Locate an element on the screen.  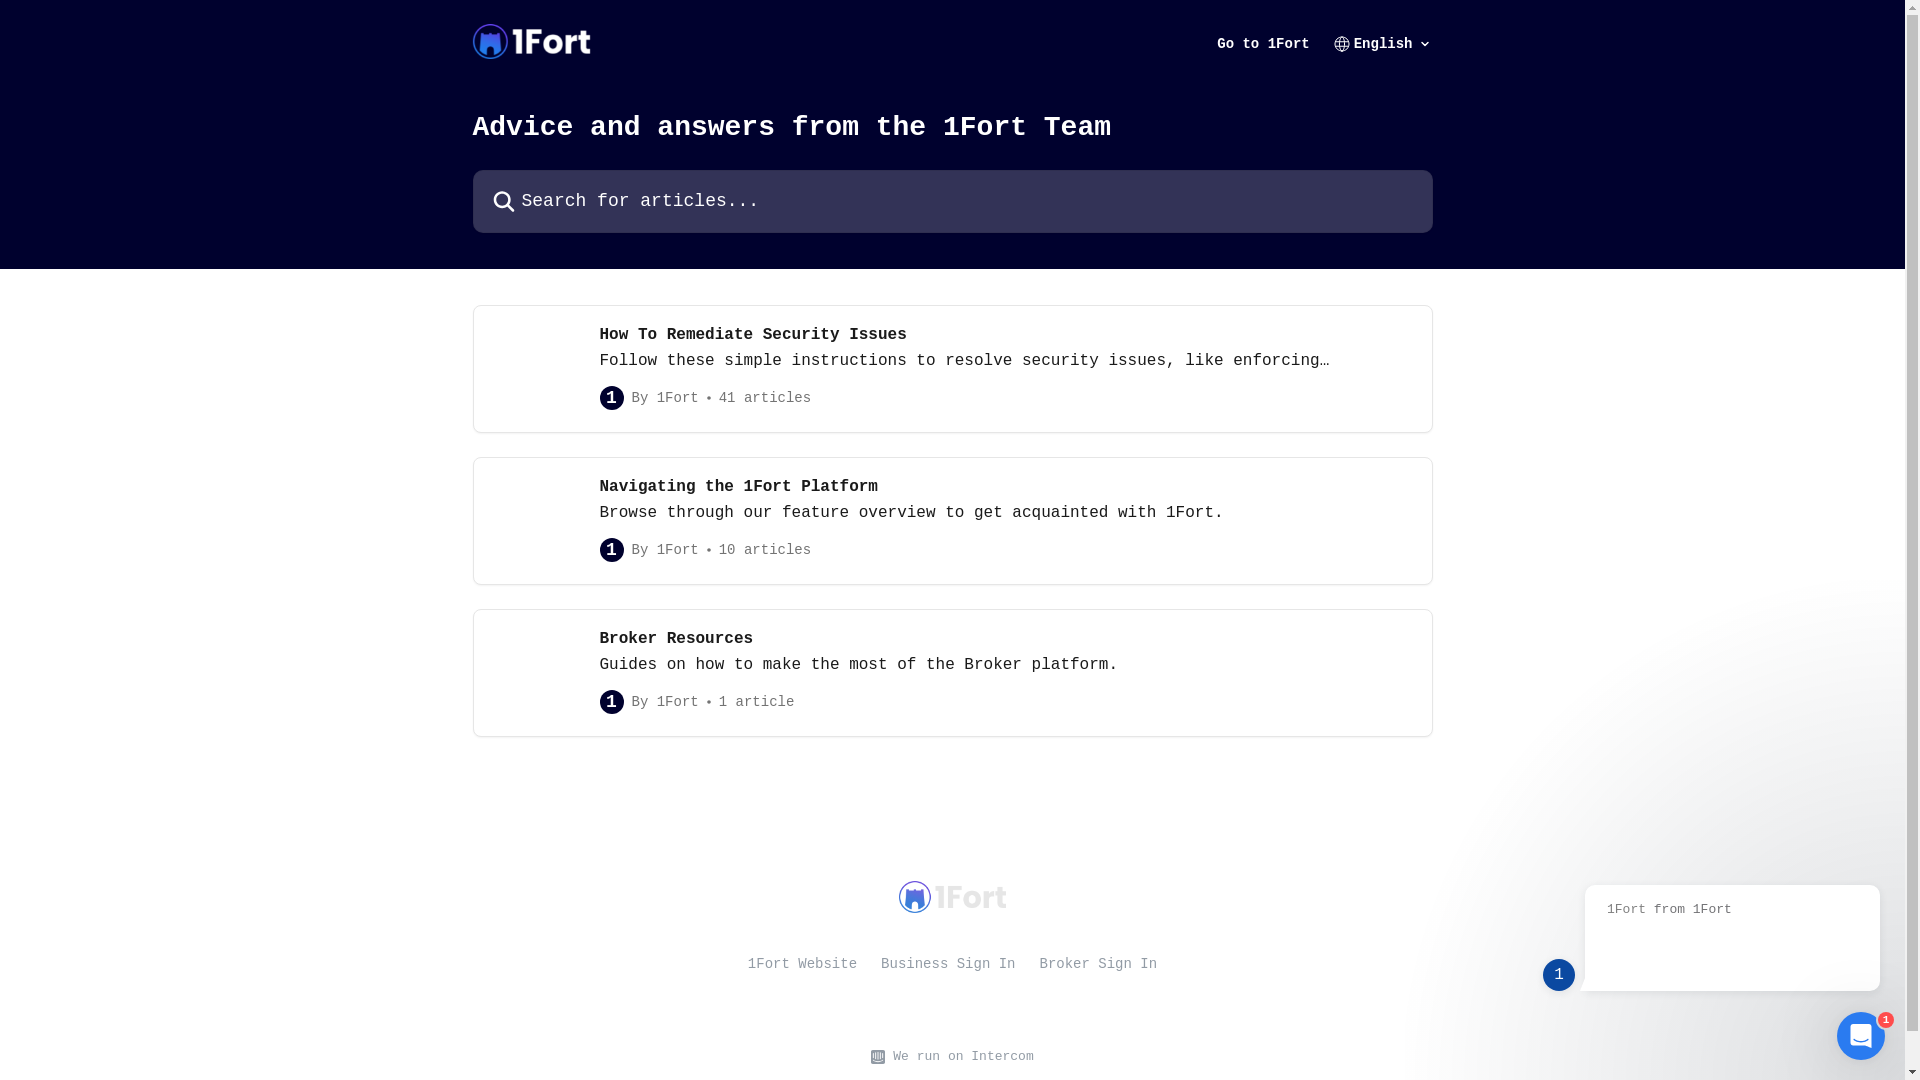
'Broker Sign In' is located at coordinates (1098, 963).